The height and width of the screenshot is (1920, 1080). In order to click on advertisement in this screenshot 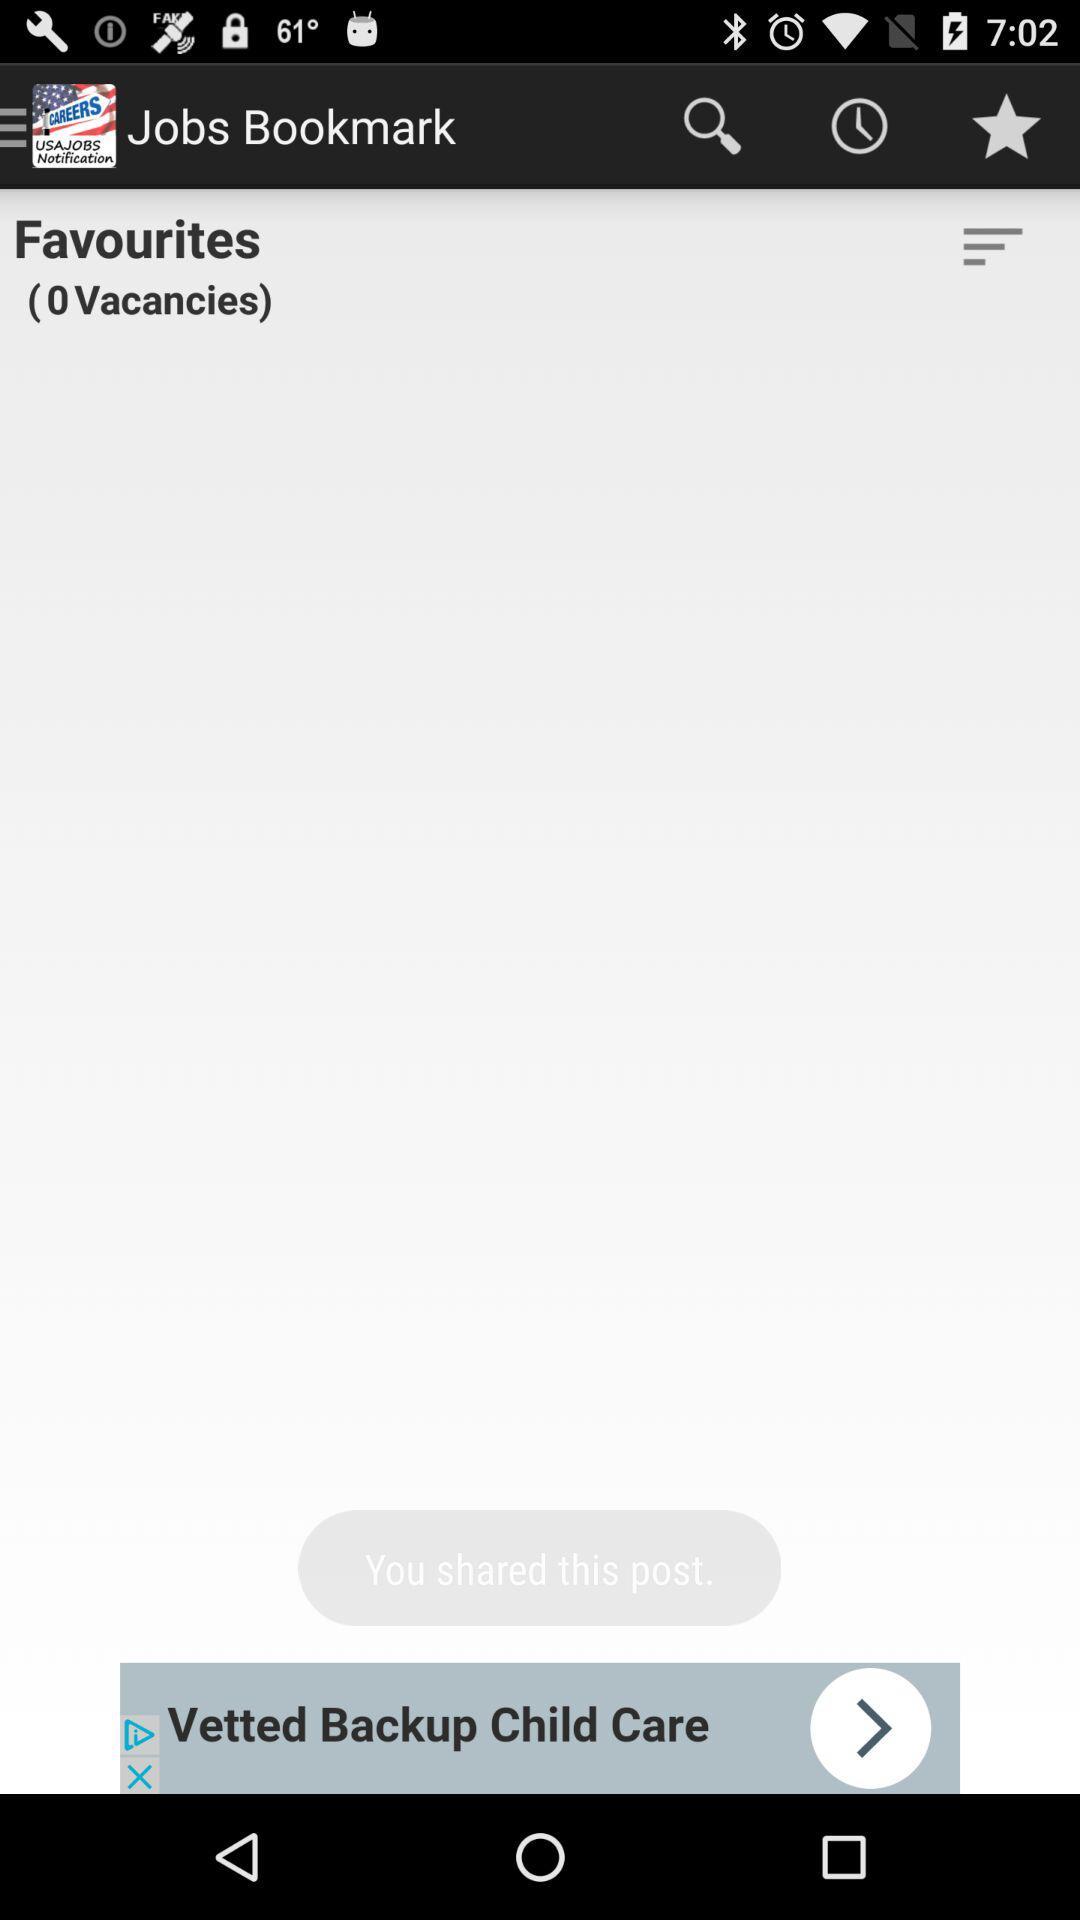, I will do `click(540, 1727)`.